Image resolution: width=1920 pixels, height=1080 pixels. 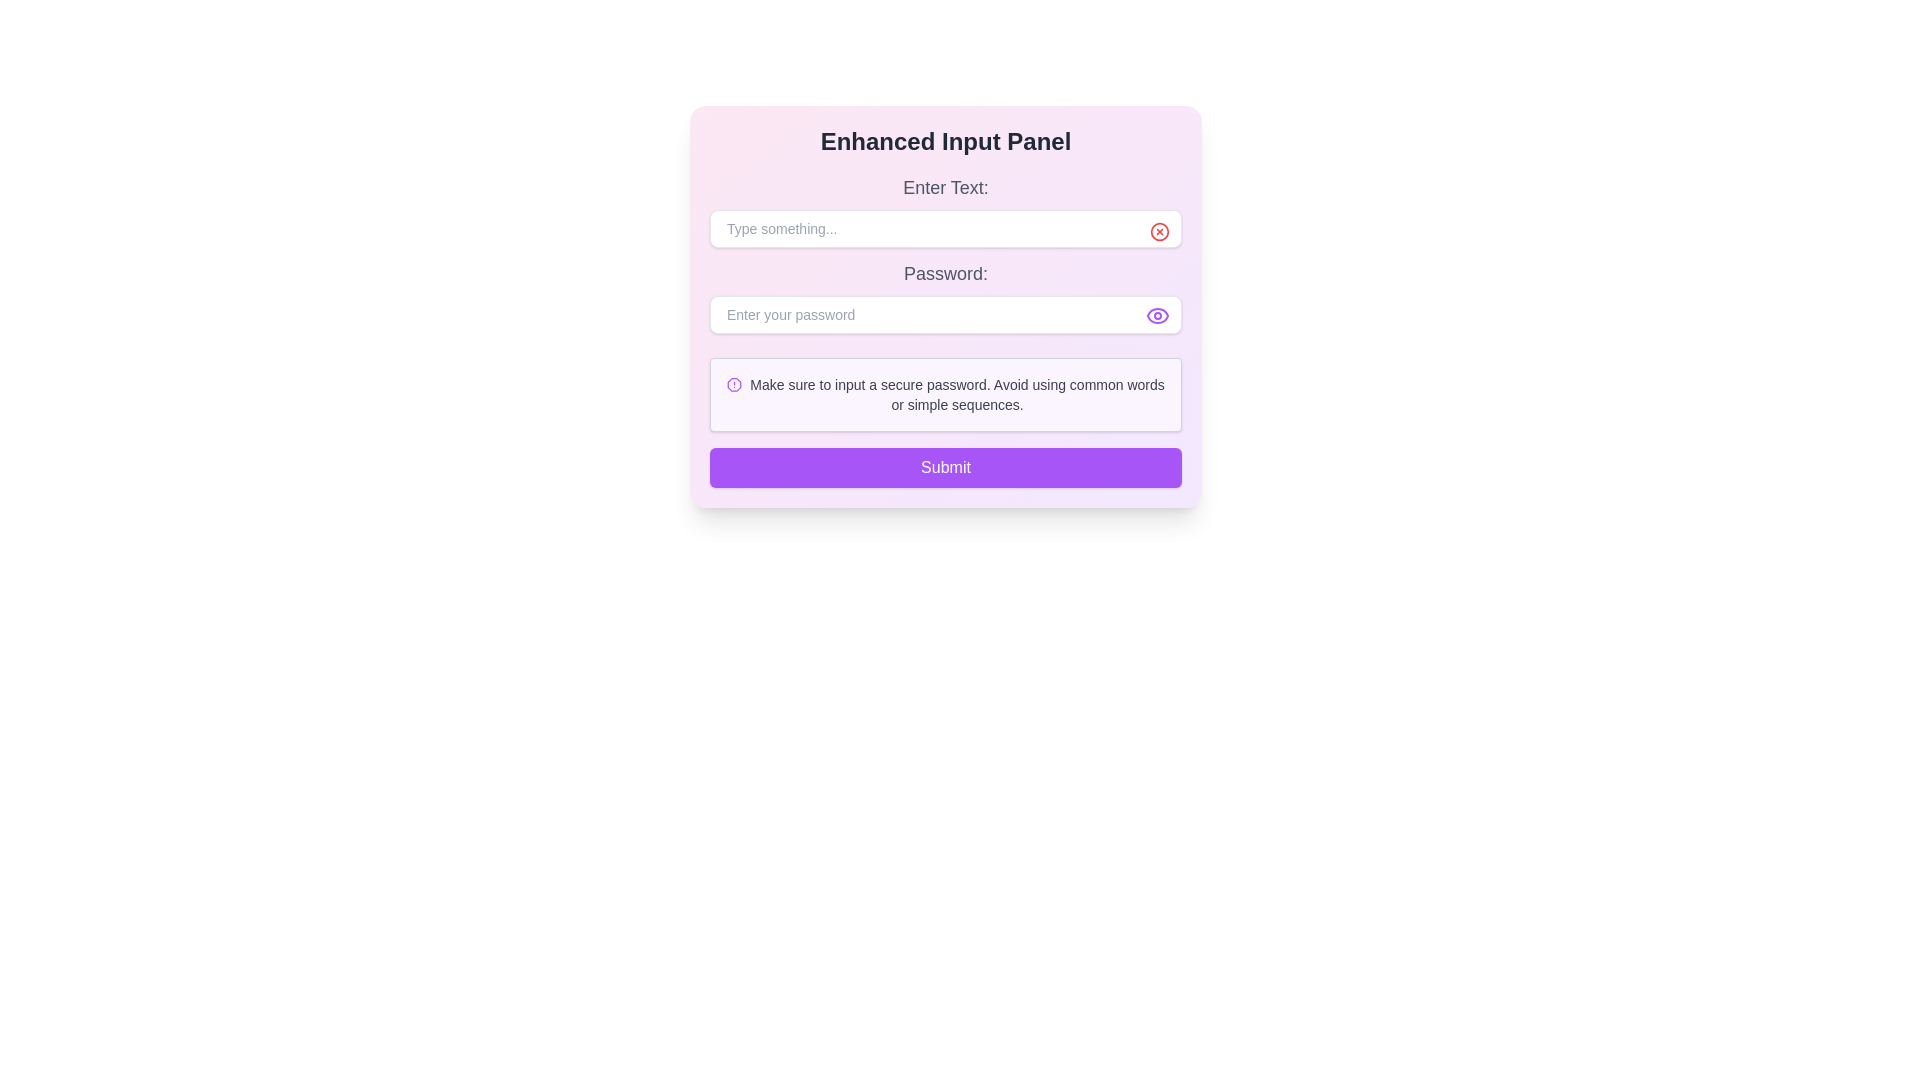 What do you see at coordinates (1160, 230) in the screenshot?
I see `the keyboard navigation on the circular icon button with a red border and a cross-shaped symbol, located in the top-right corner of the input field labeled 'Type something...'` at bounding box center [1160, 230].